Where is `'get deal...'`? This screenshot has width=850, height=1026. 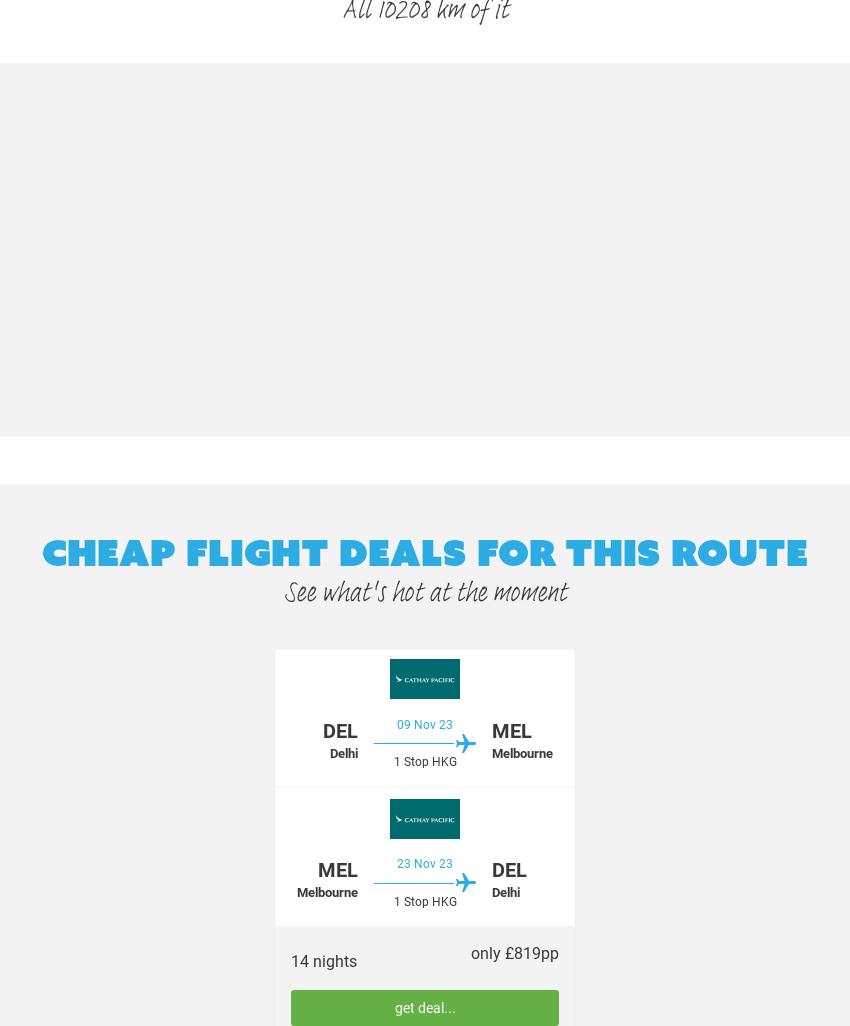
'get deal...' is located at coordinates (424, 1007).